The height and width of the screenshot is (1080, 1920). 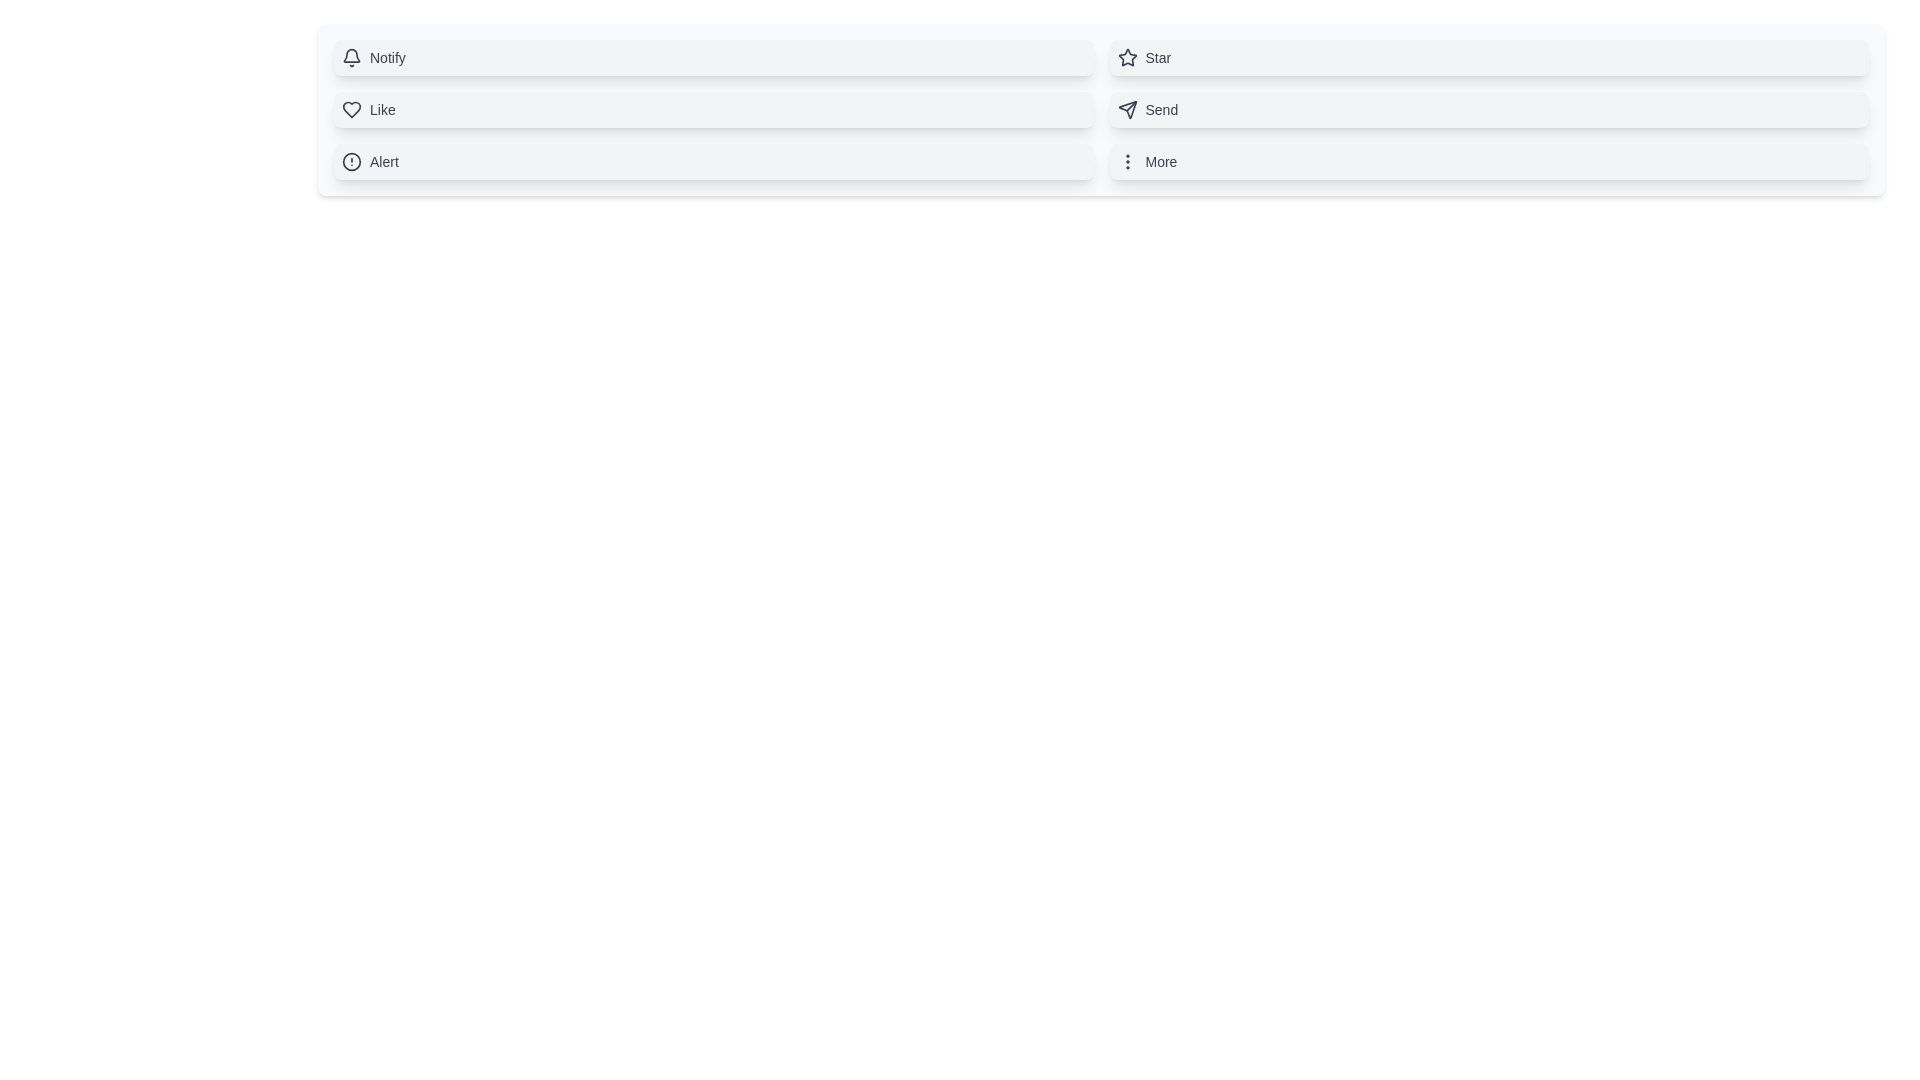 I want to click on the heart icon representing the 'Like' or 'Favorite' function, which is located between the Notify icon and the Alert icon in the vertical list, so click(x=351, y=110).